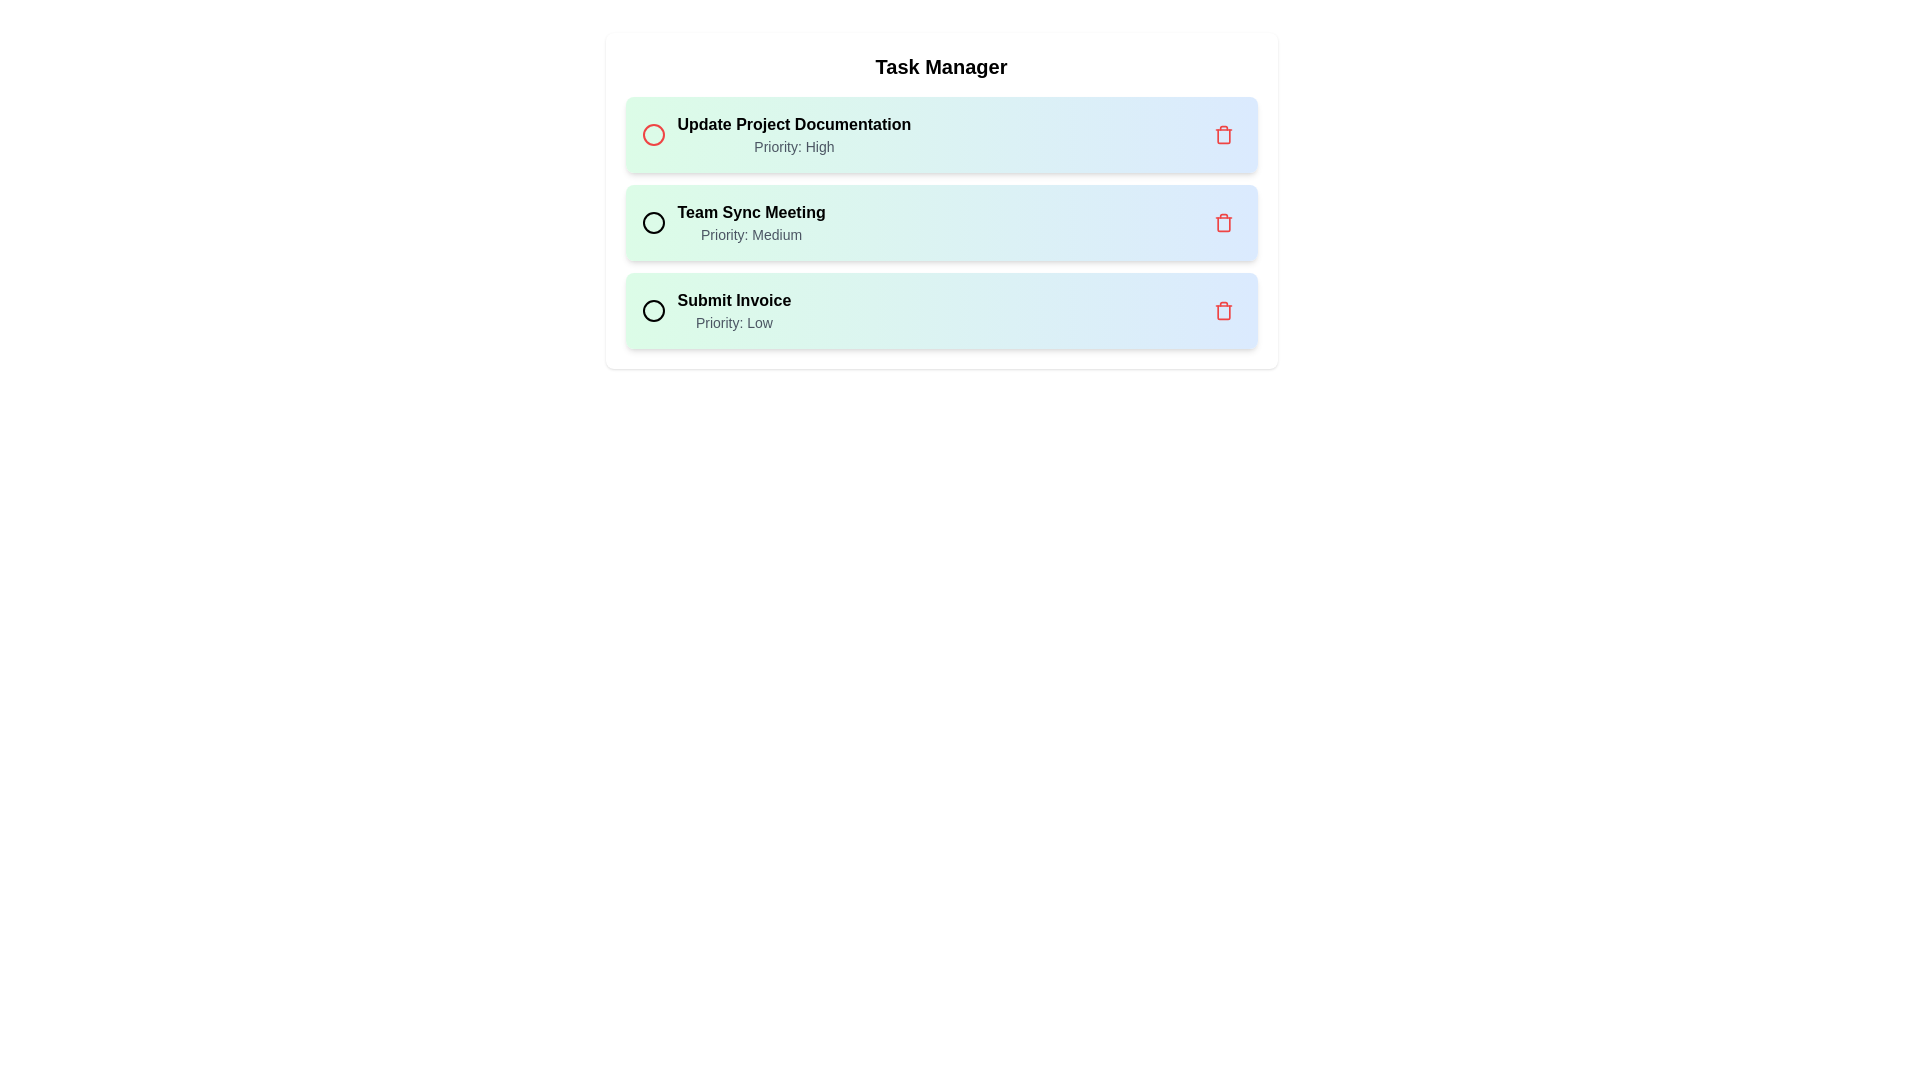 The image size is (1920, 1080). Describe the element at coordinates (1222, 223) in the screenshot. I see `the delete icon for the task with title 'Team Sync Meeting'` at that location.